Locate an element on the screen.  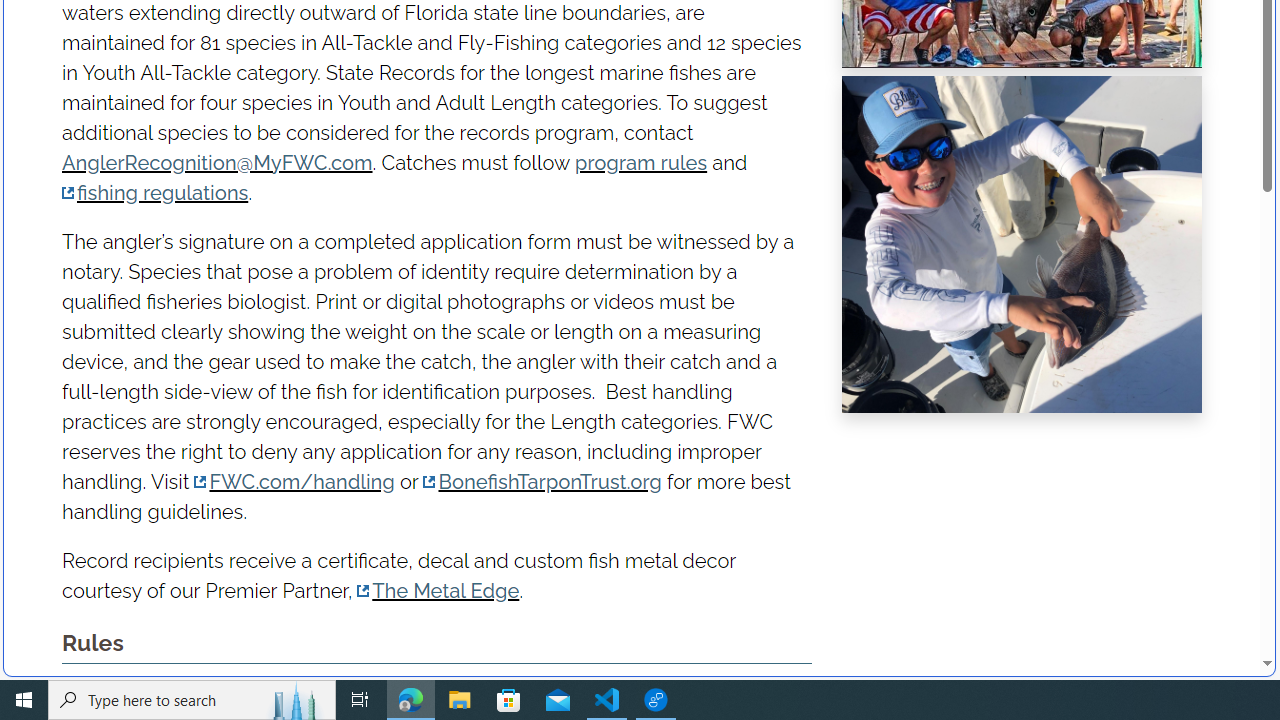
'FWC.com/handling' is located at coordinates (294, 481).